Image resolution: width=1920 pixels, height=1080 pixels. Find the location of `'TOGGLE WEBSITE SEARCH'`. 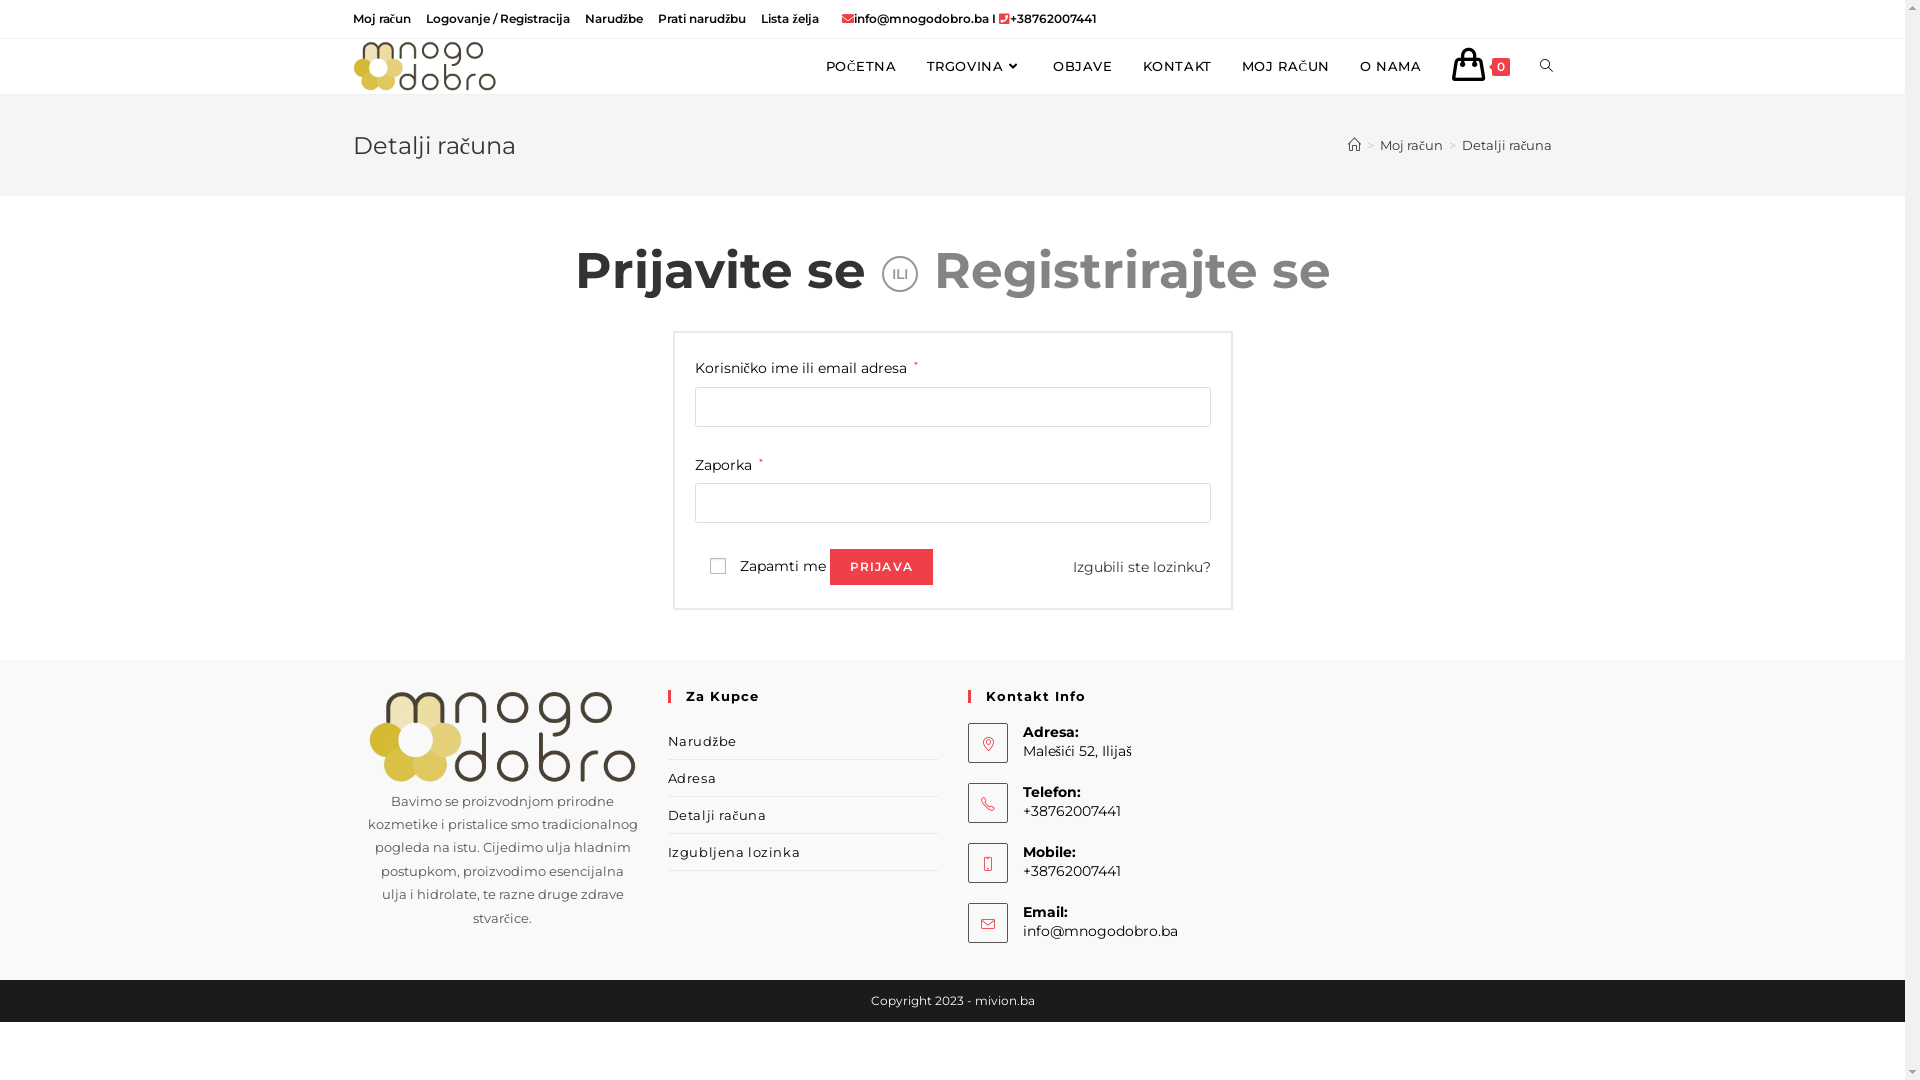

'TOGGLE WEBSITE SEARCH' is located at coordinates (1544, 65).